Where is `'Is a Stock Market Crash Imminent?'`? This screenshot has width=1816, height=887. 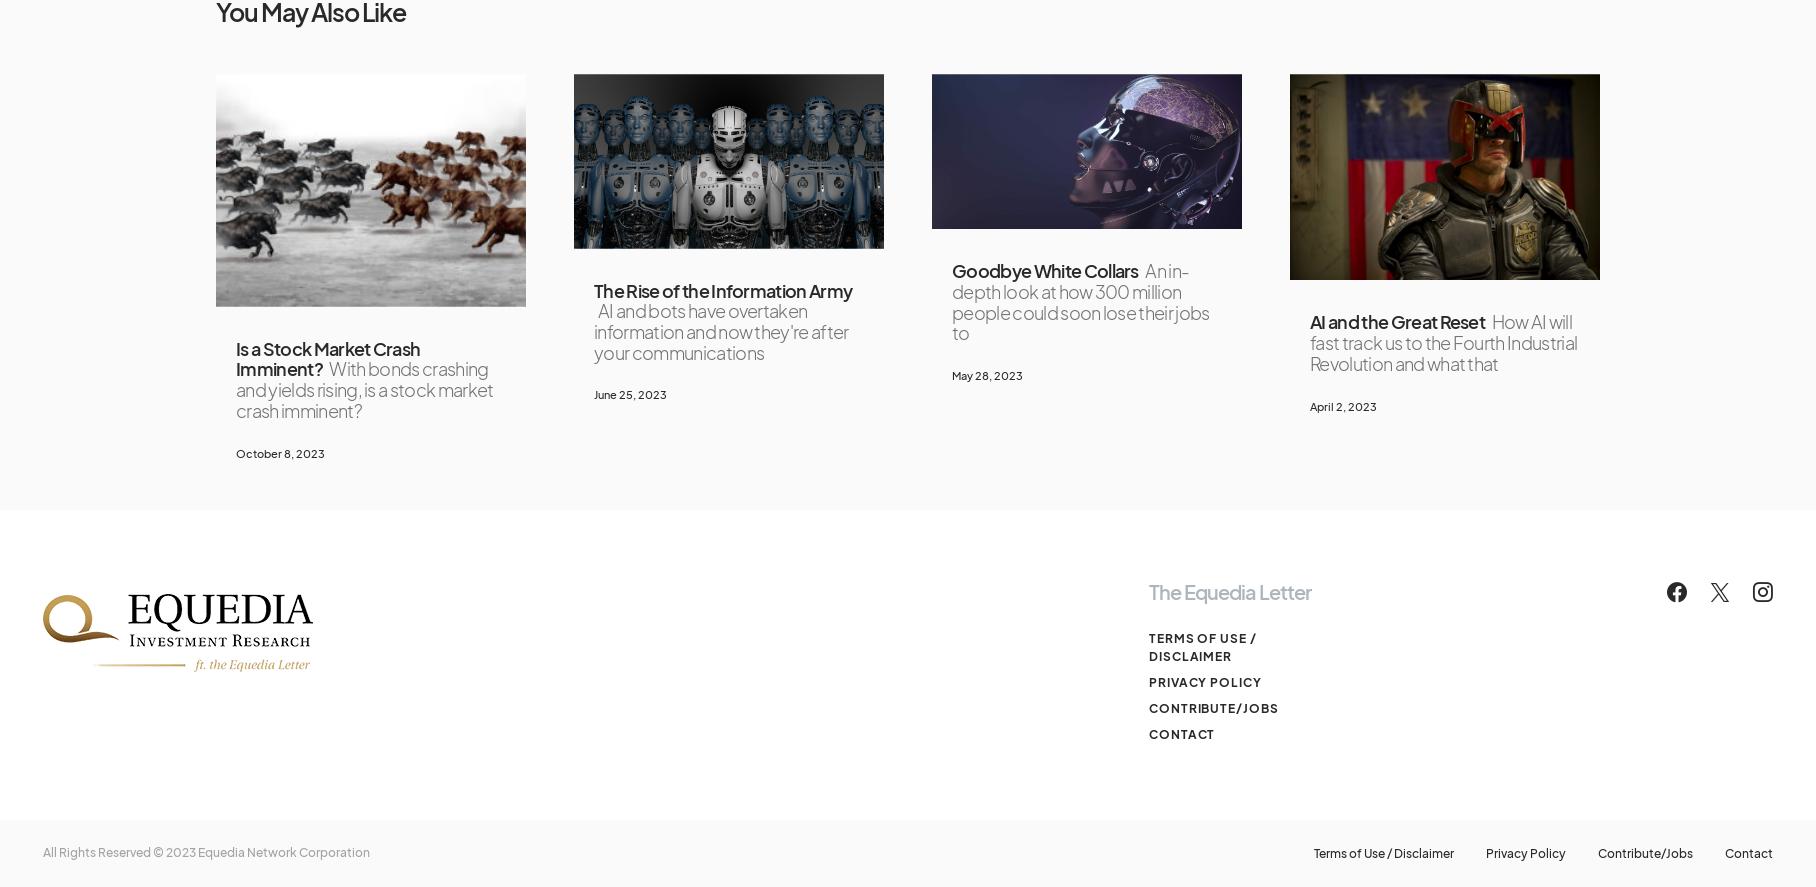
'Is a Stock Market Crash Imminent?' is located at coordinates (235, 356).